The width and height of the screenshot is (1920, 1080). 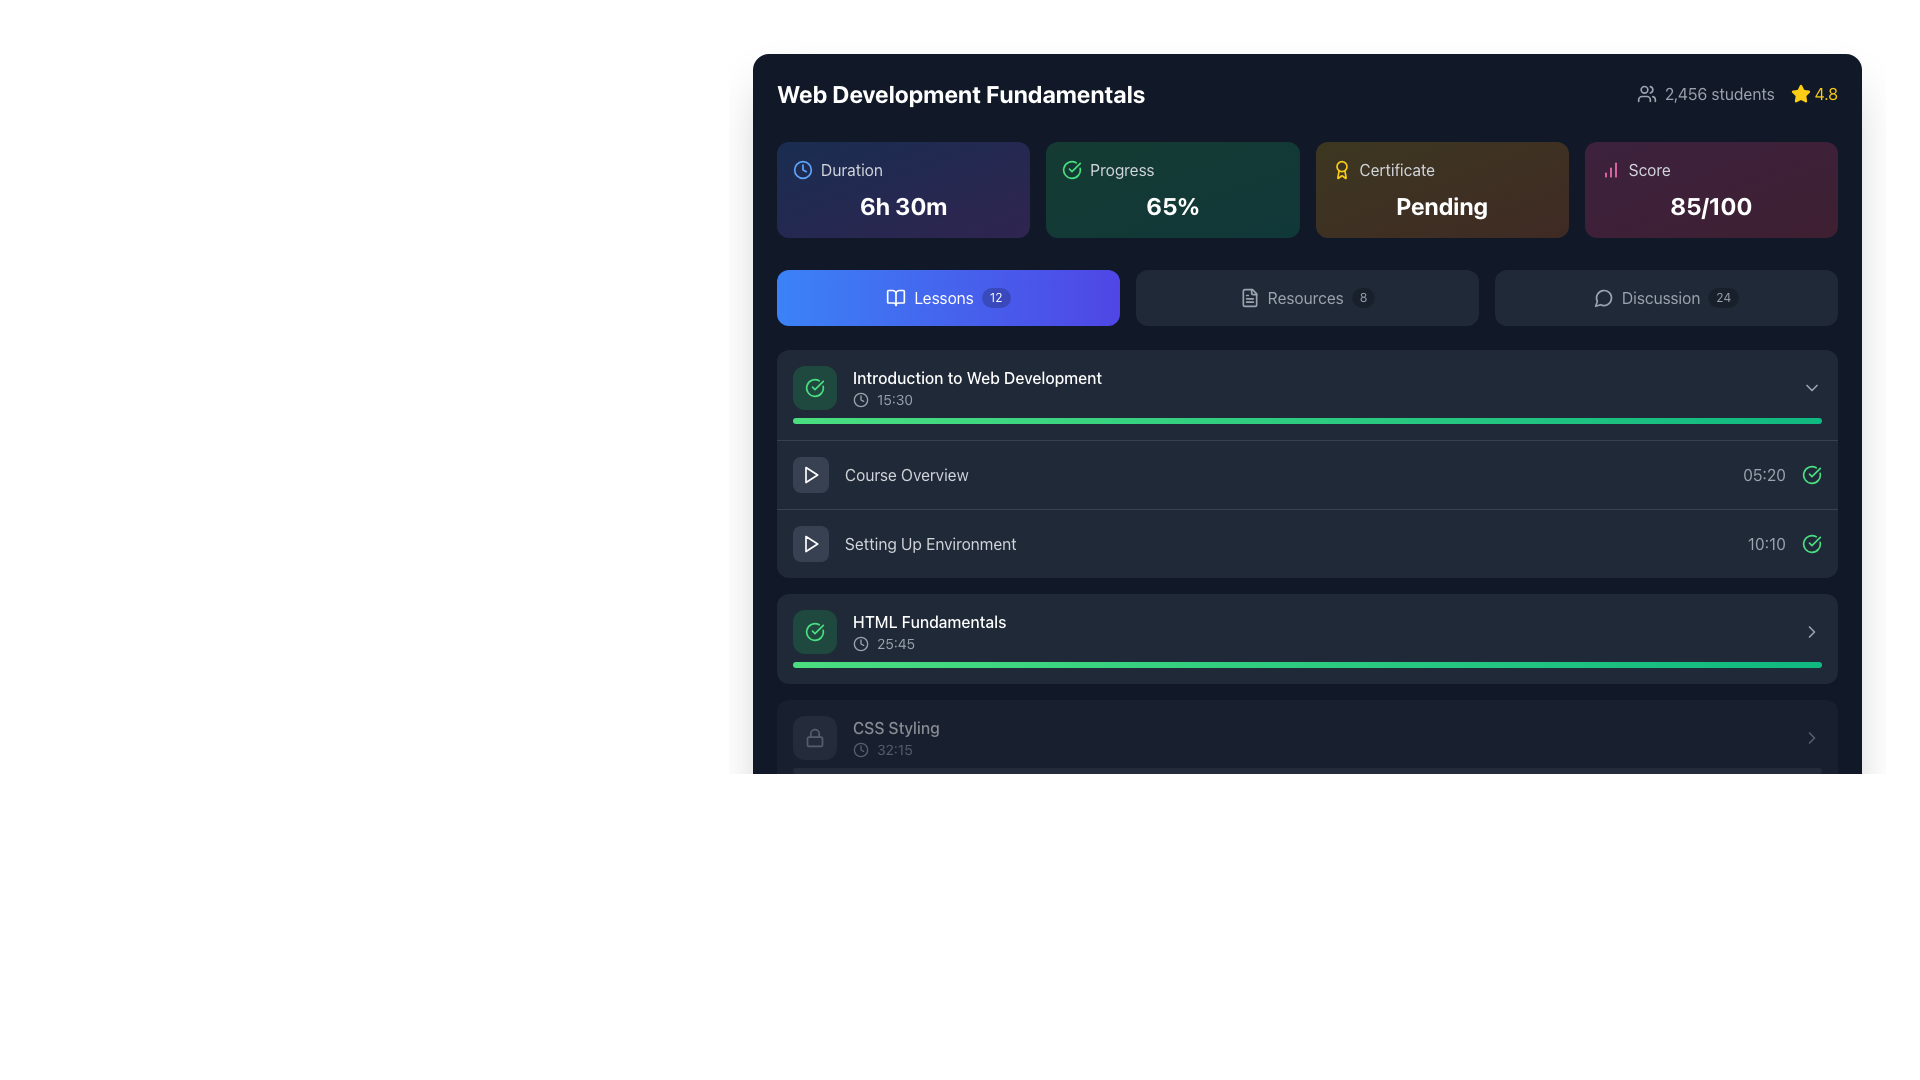 What do you see at coordinates (860, 749) in the screenshot?
I see `the small circular clock icon` at bounding box center [860, 749].